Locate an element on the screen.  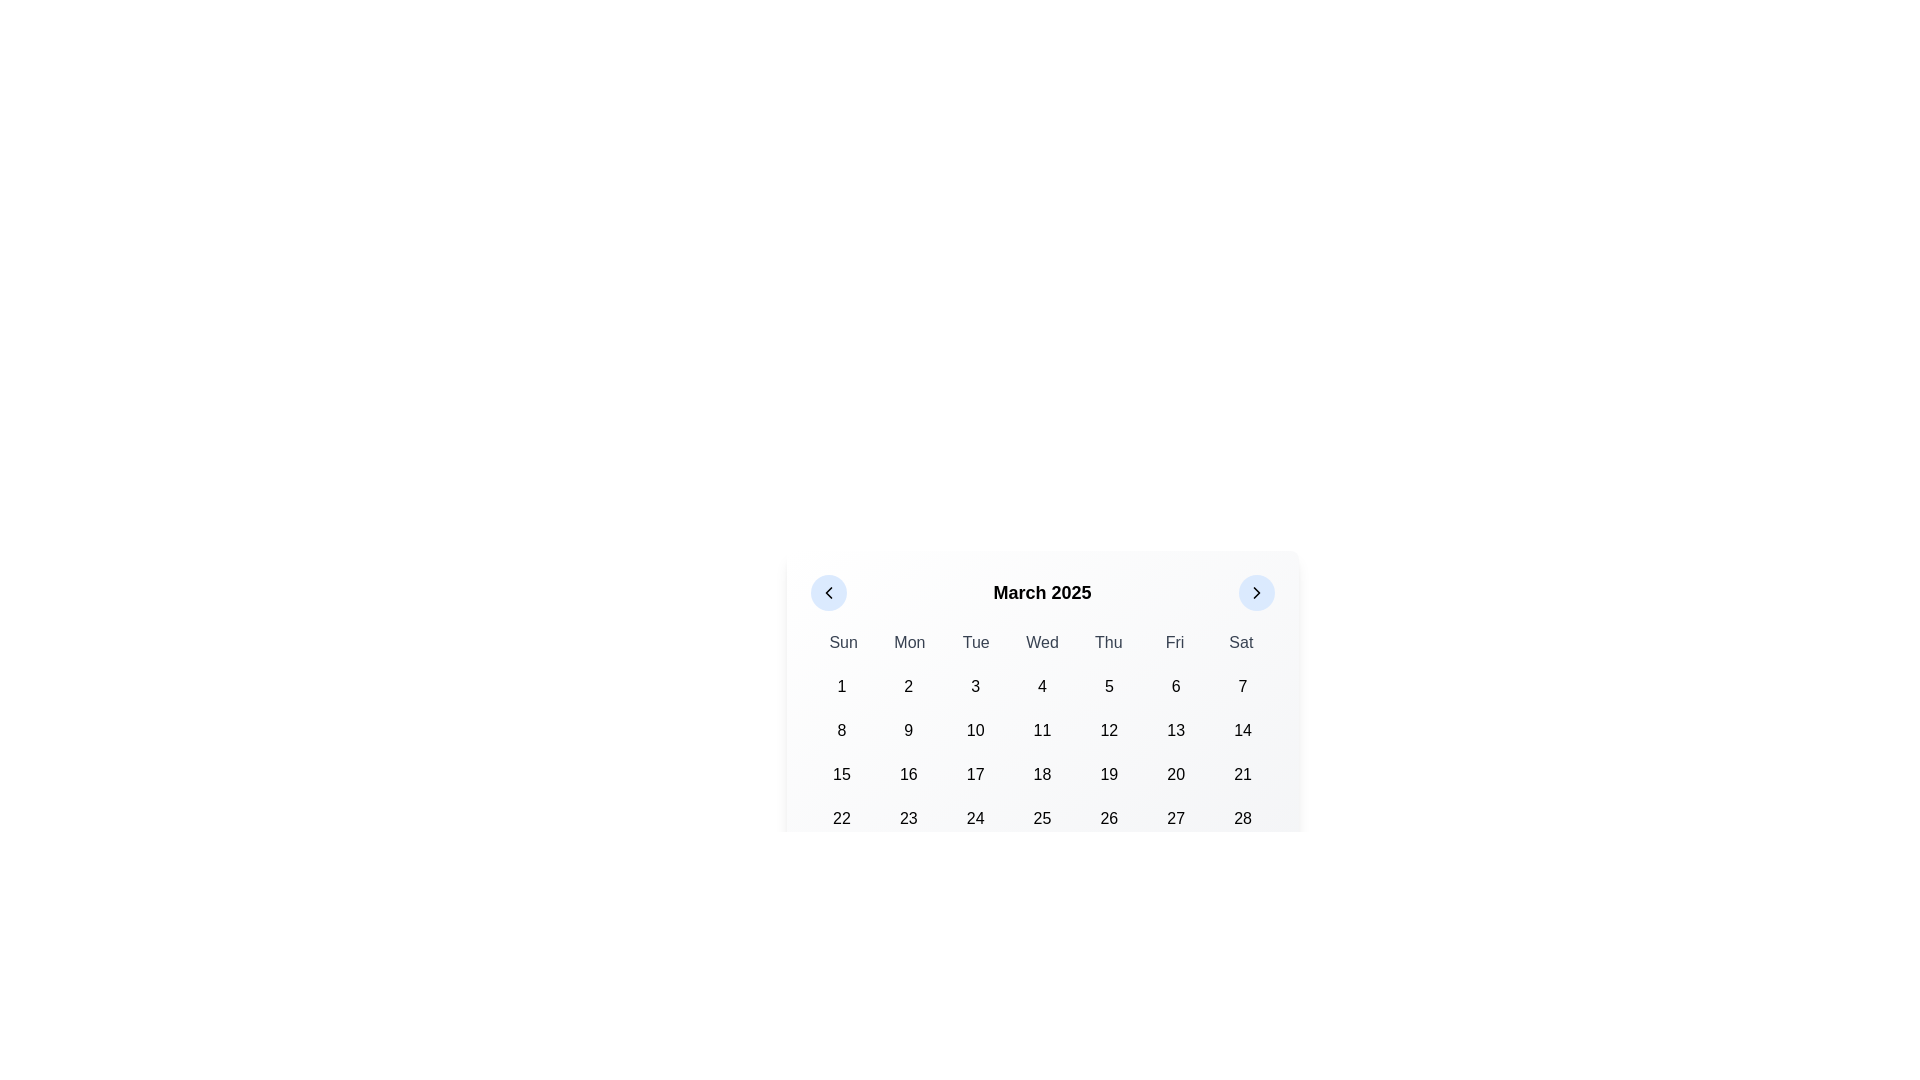
the interactive button representing the date '16th' is located at coordinates (907, 774).